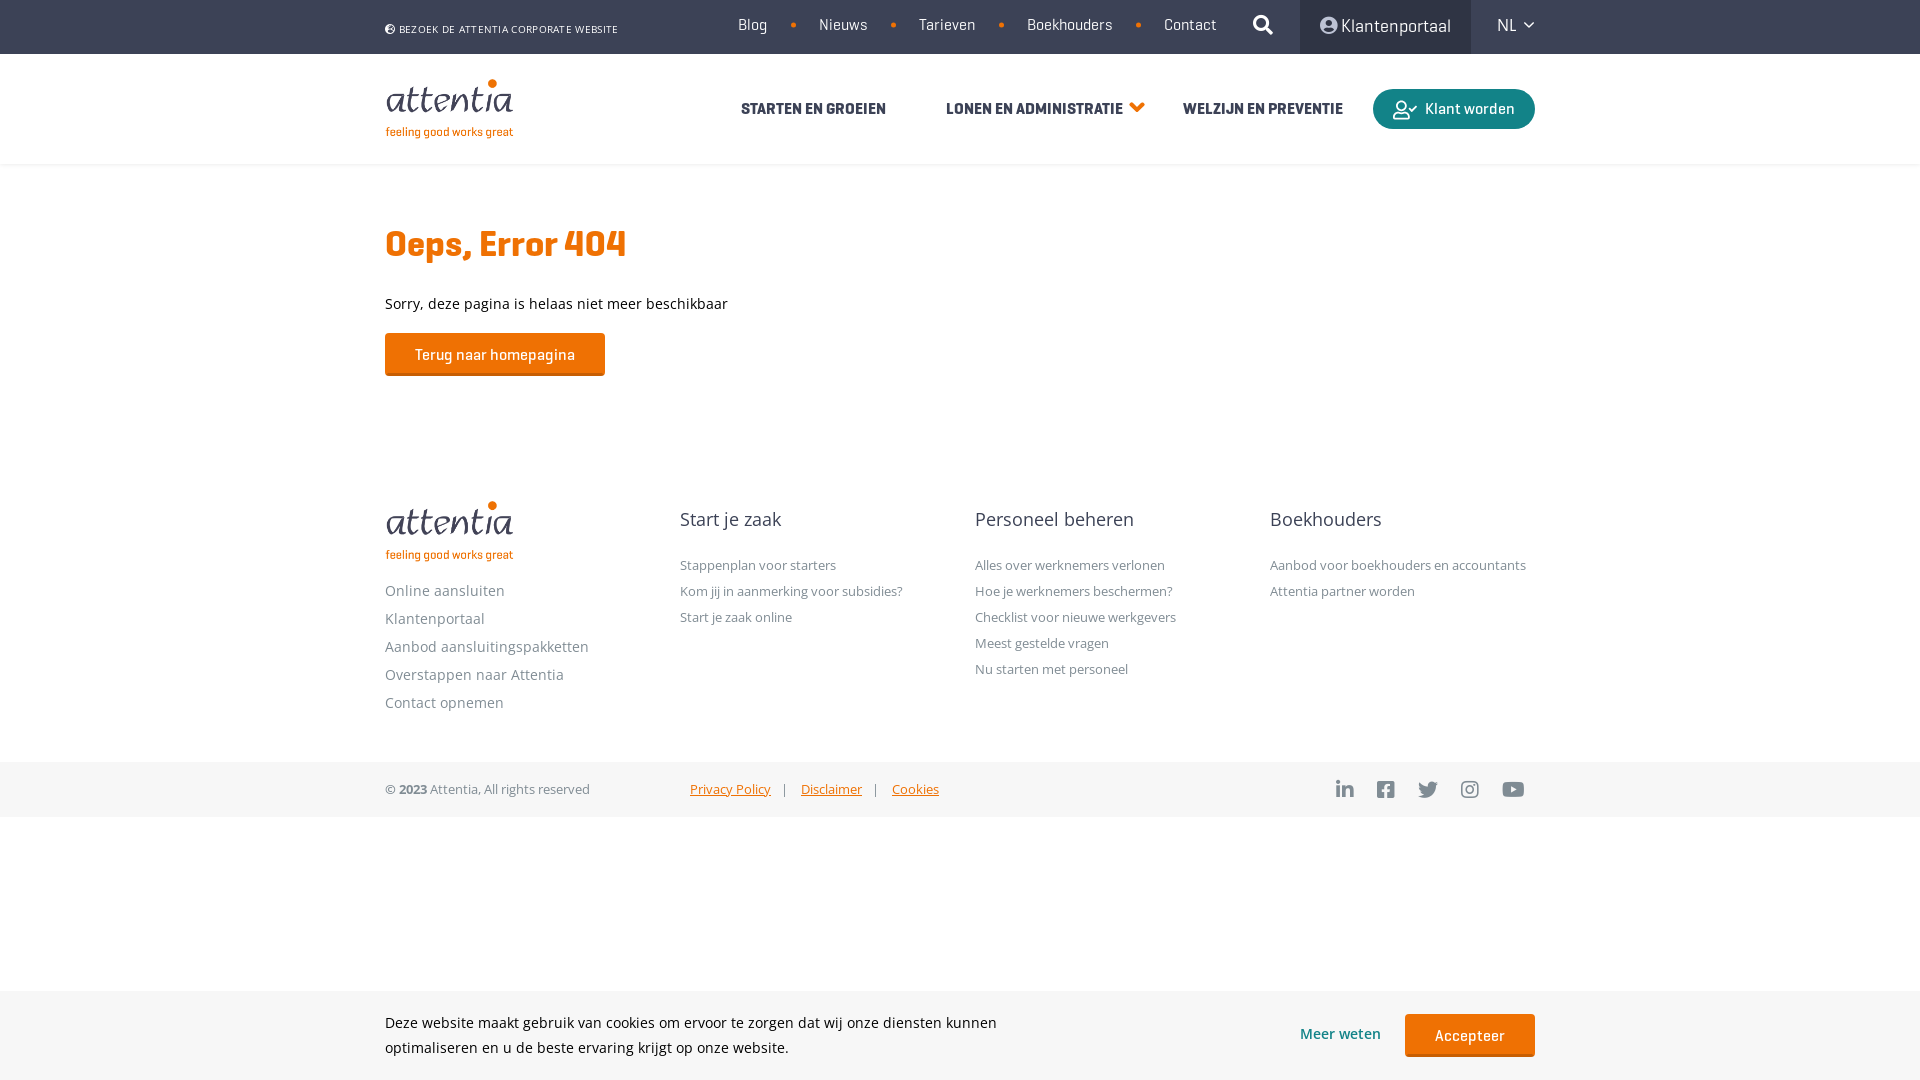 The image size is (1920, 1080). What do you see at coordinates (517, 589) in the screenshot?
I see `'Online aansluiten'` at bounding box center [517, 589].